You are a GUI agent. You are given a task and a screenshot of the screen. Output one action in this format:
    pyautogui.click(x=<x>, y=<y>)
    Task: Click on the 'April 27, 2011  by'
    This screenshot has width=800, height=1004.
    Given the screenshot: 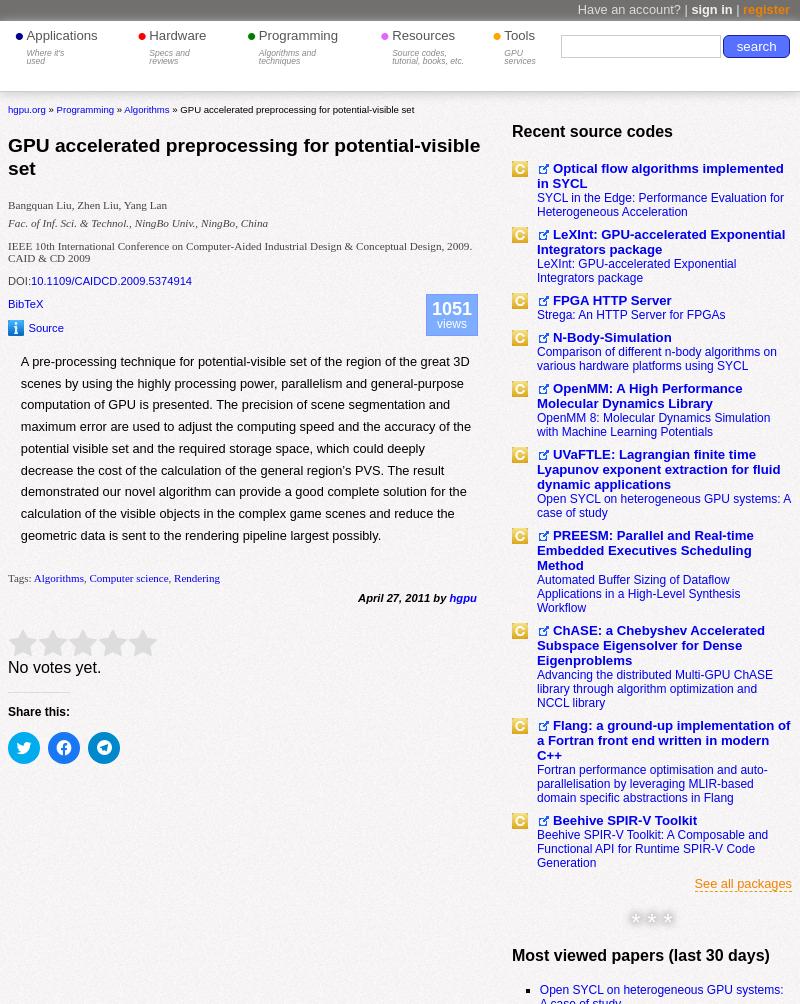 What is the action you would take?
    pyautogui.click(x=403, y=597)
    